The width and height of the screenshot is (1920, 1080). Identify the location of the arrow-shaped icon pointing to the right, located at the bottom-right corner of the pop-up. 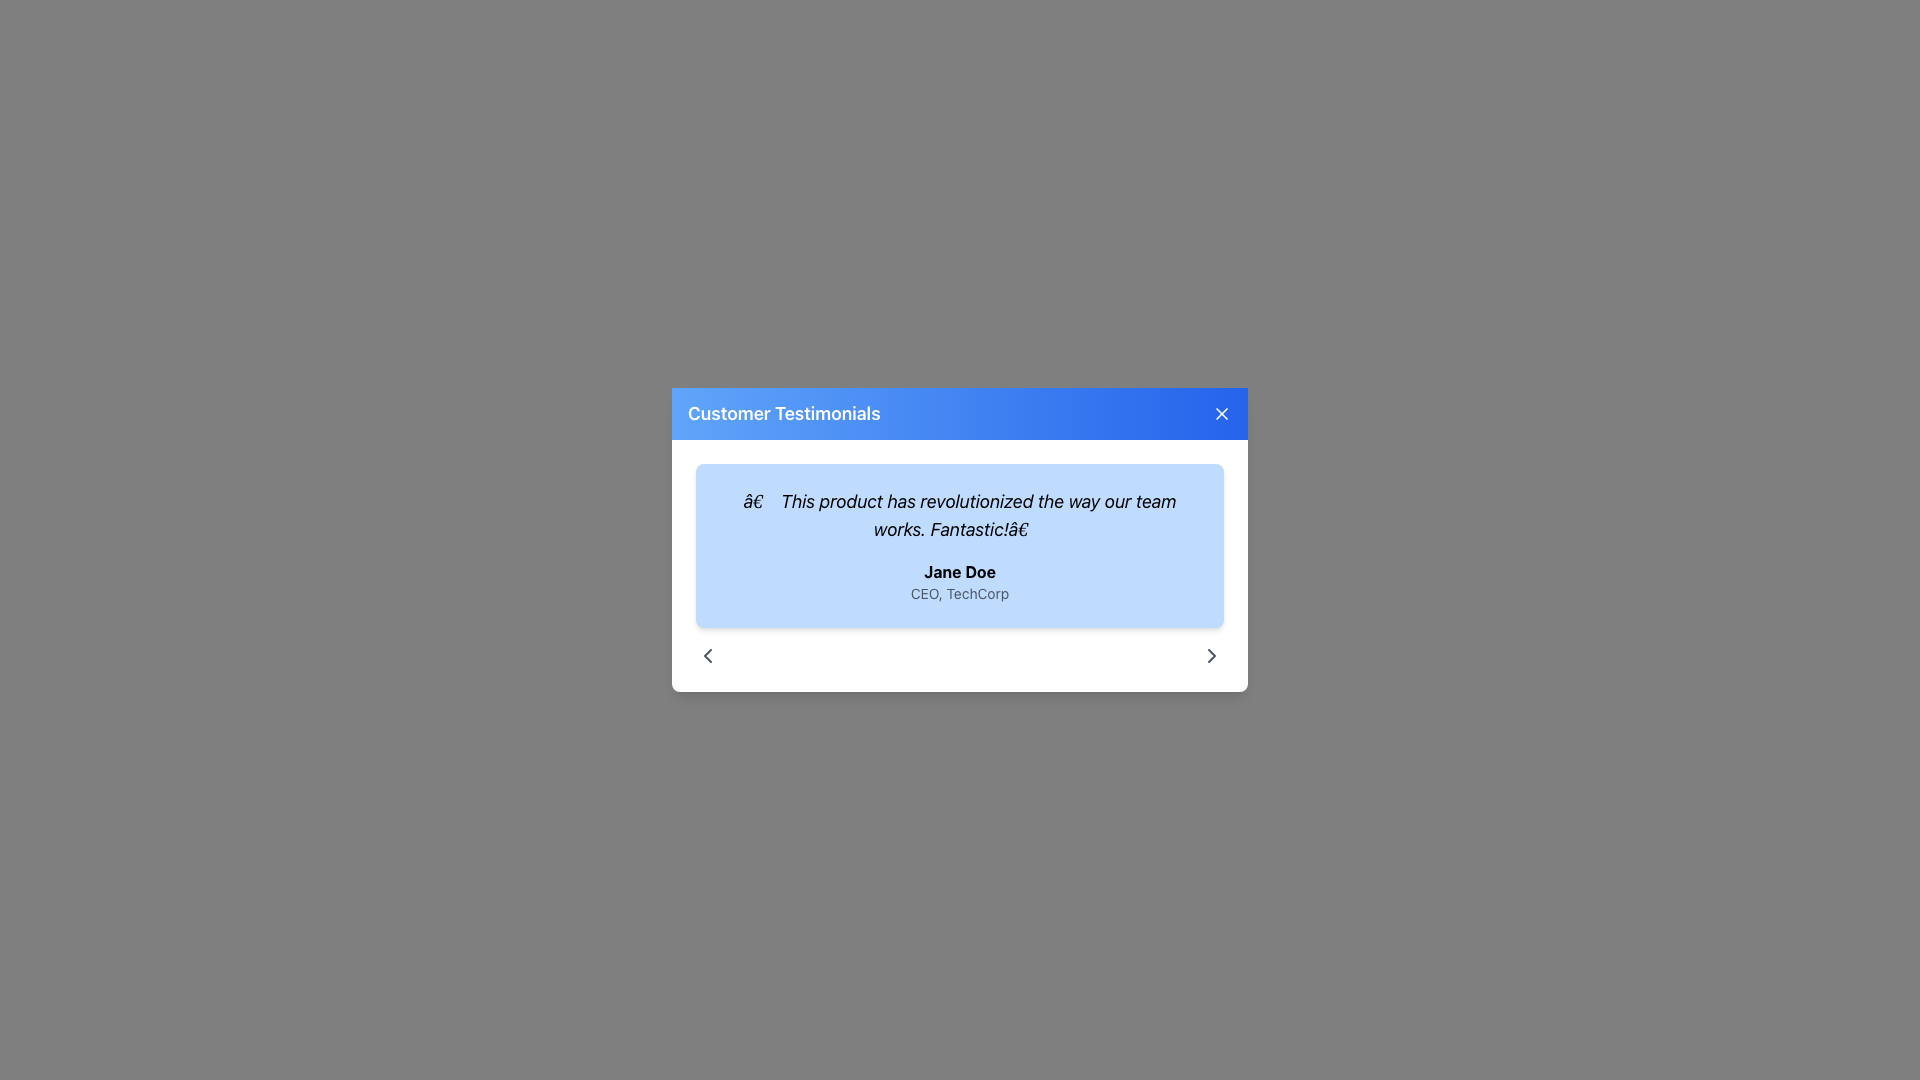
(1210, 655).